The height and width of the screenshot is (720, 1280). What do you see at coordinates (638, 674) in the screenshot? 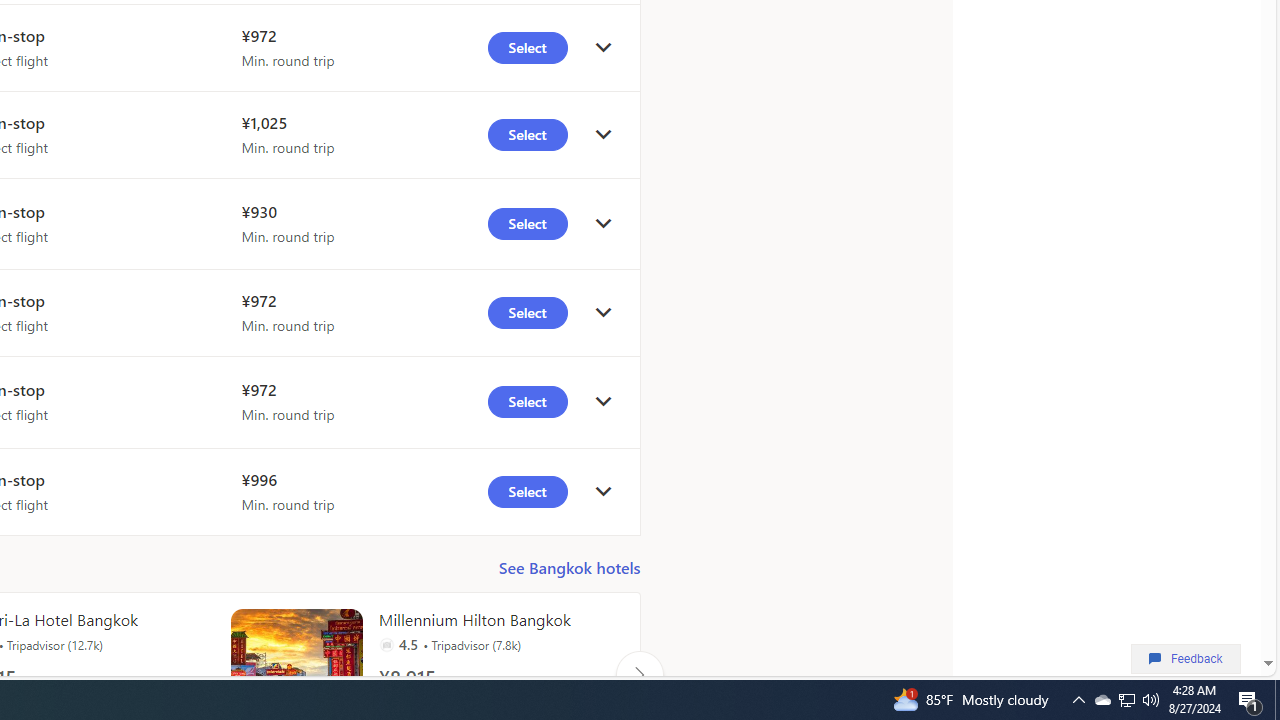
I see `'Click to scroll right'` at bounding box center [638, 674].